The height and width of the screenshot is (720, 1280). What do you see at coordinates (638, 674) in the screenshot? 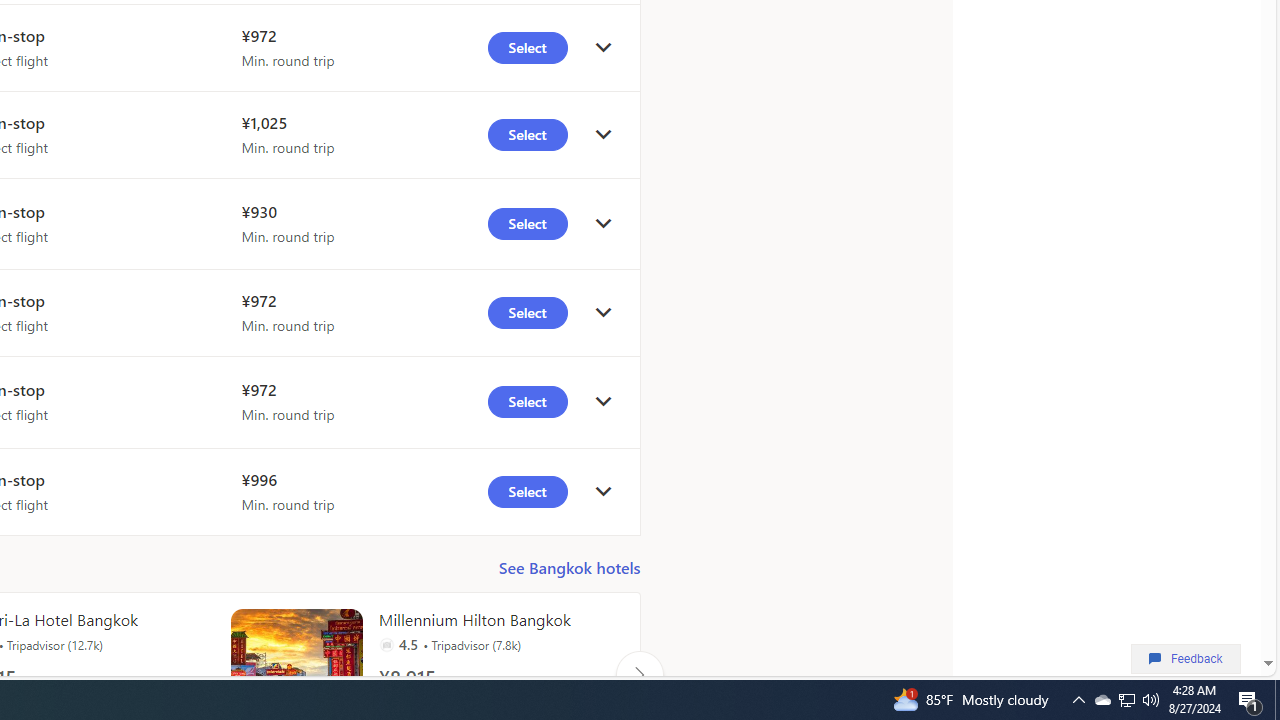
I see `'Click to scroll right'` at bounding box center [638, 674].